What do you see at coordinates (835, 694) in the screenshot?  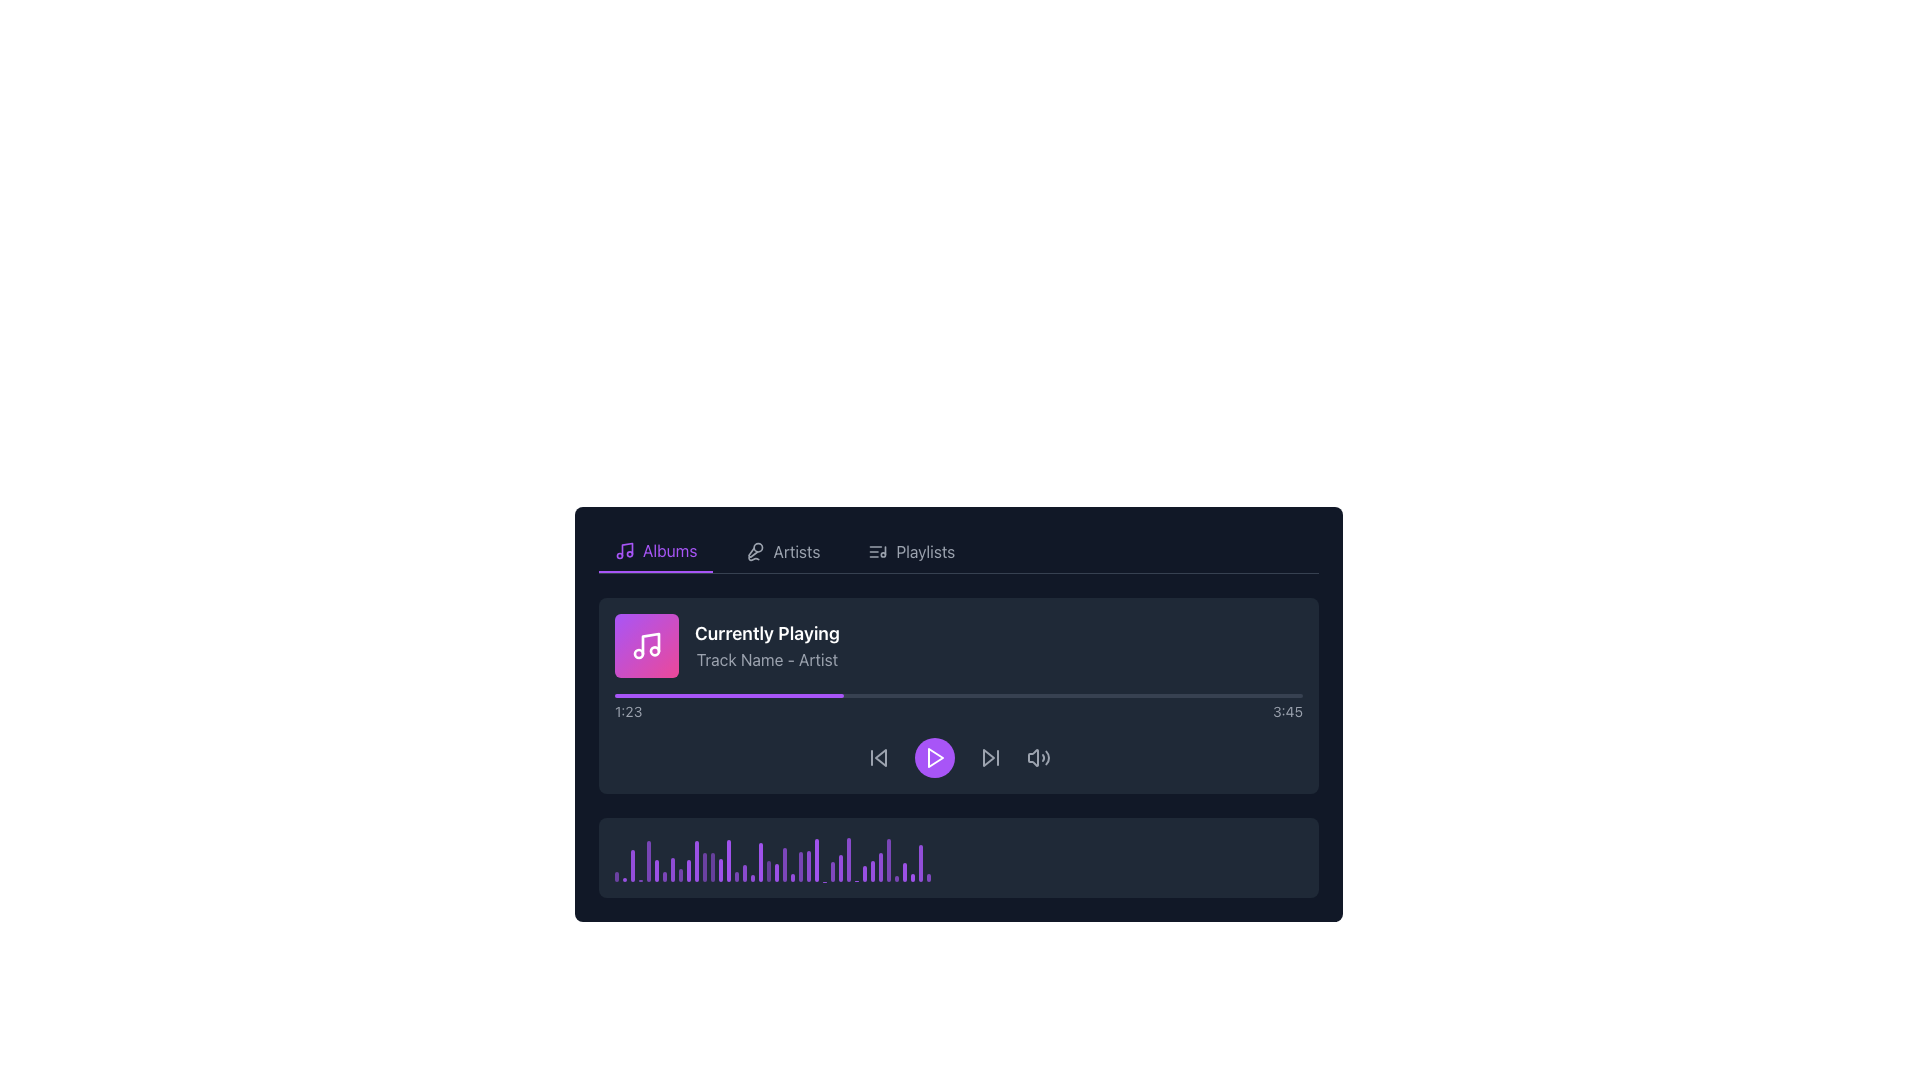 I see `the playback position` at bounding box center [835, 694].